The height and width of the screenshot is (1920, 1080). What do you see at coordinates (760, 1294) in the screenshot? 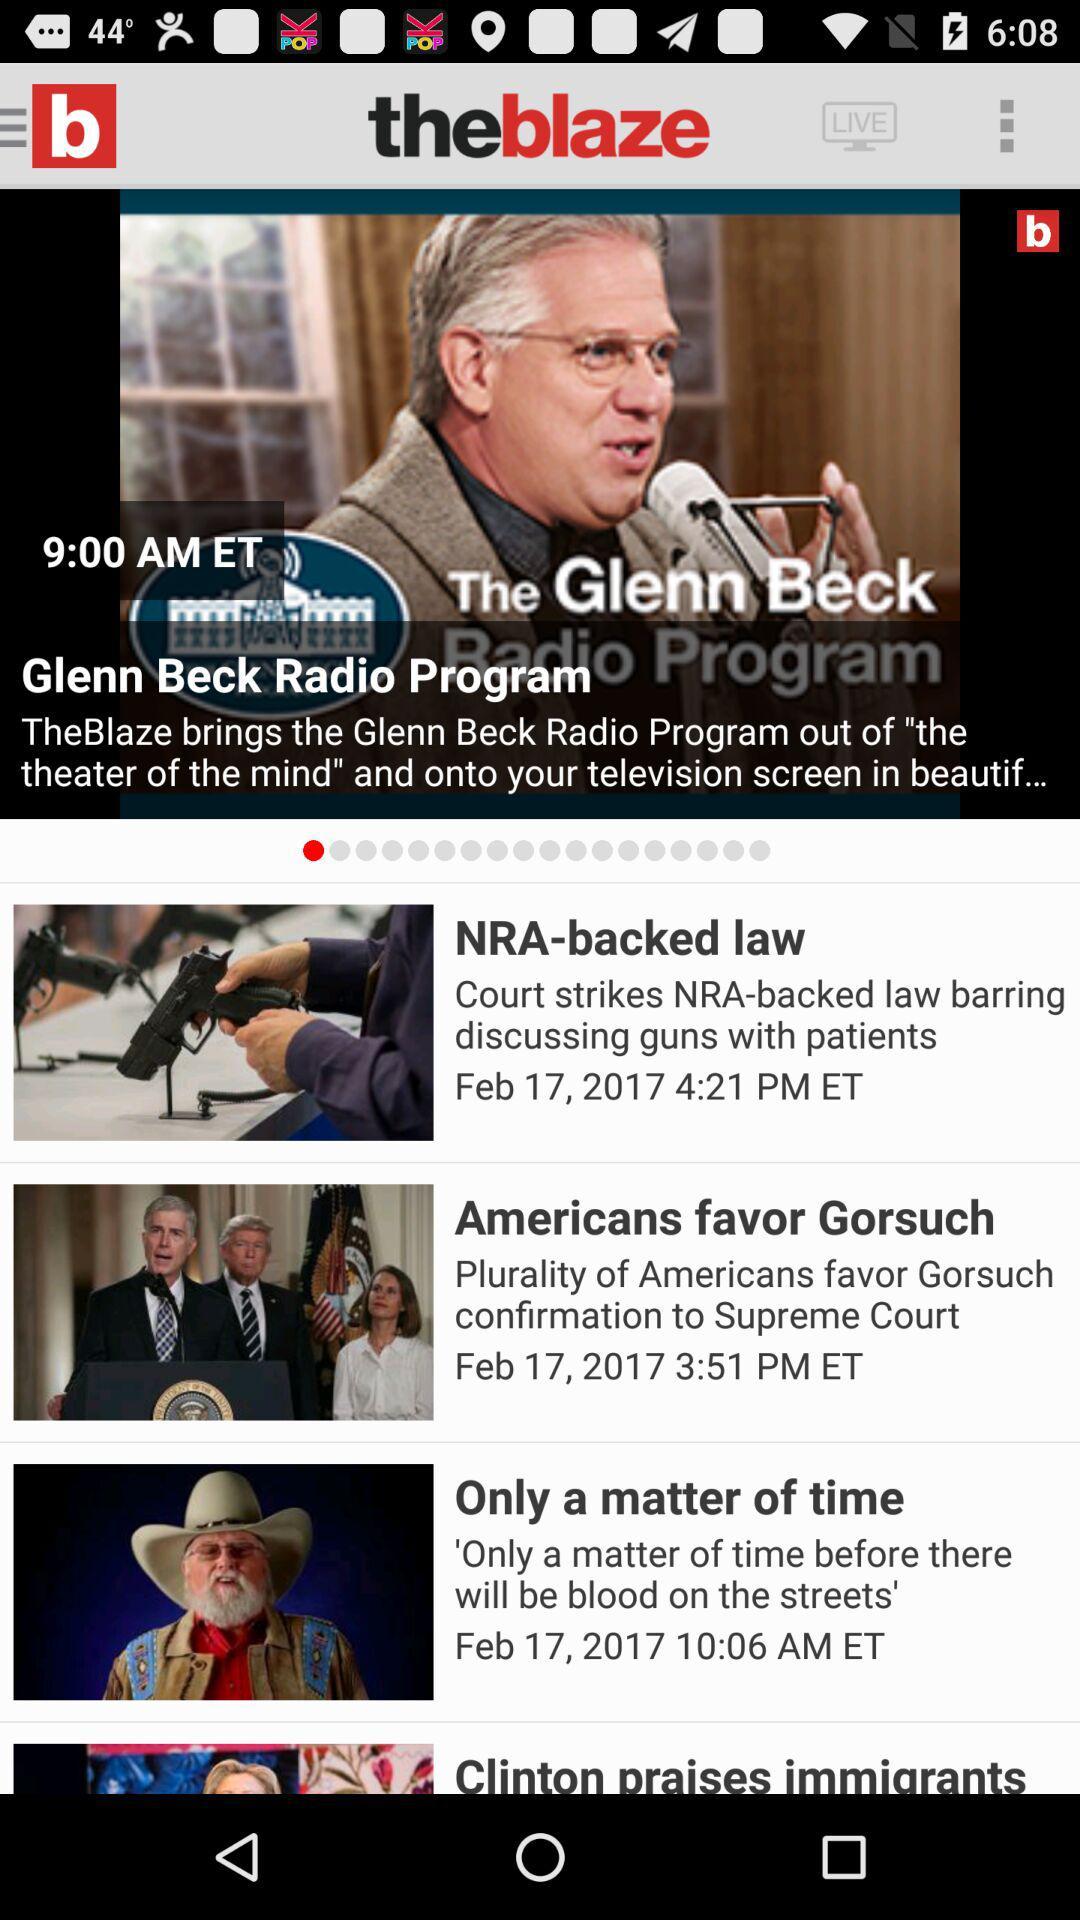
I see `the icon above feb 17 2017 item` at bounding box center [760, 1294].